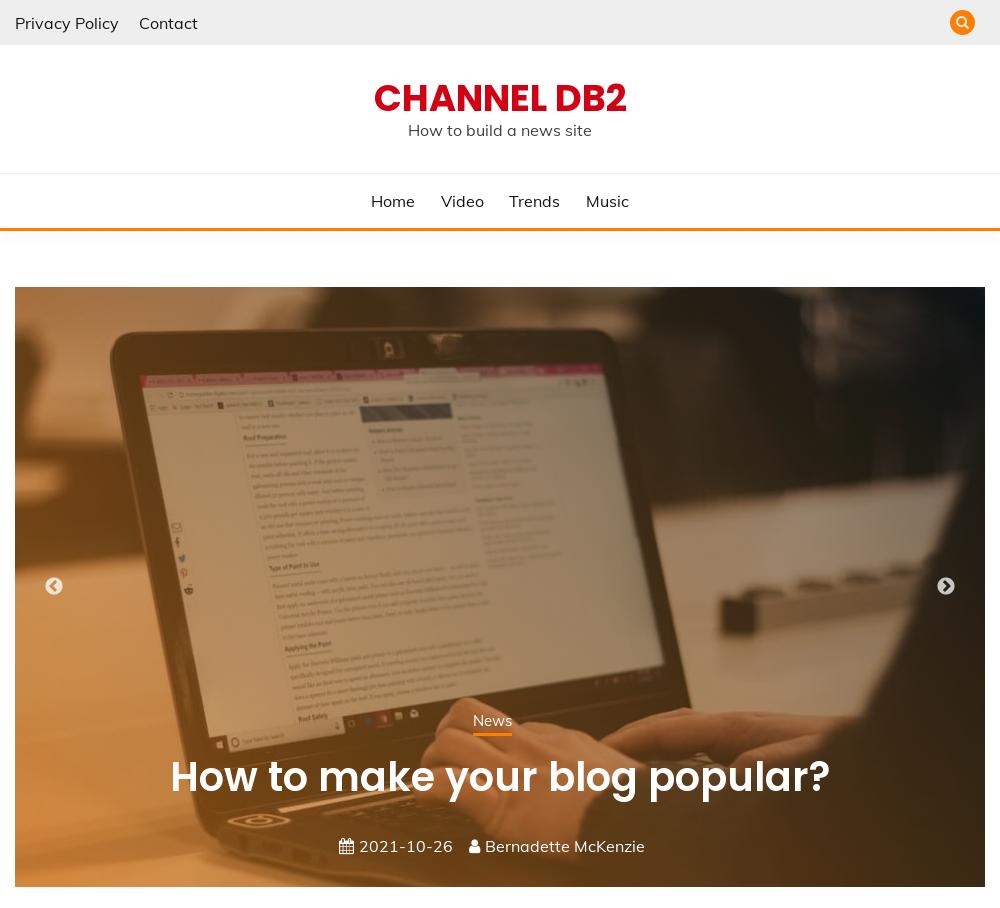 Image resolution: width=1000 pixels, height=908 pixels. What do you see at coordinates (605, 200) in the screenshot?
I see `'Music'` at bounding box center [605, 200].